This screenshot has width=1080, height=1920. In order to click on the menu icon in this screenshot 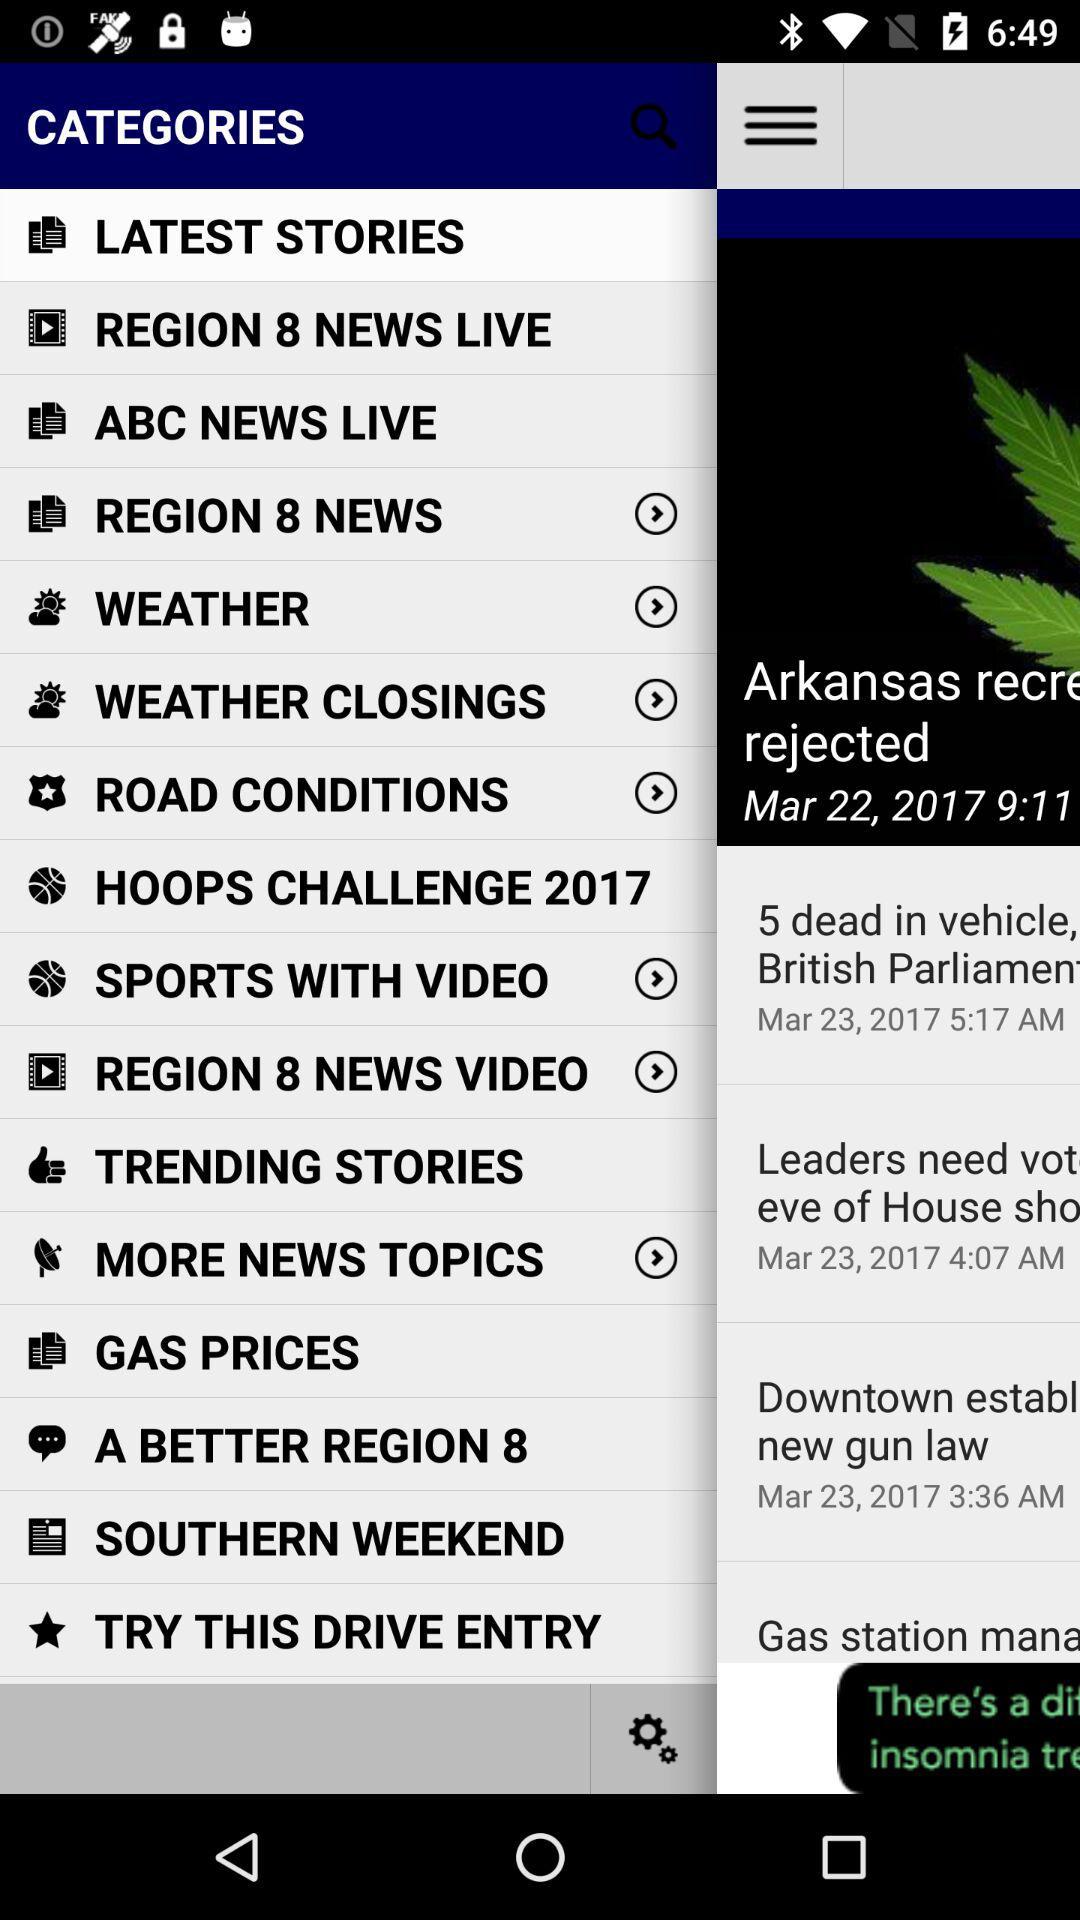, I will do `click(778, 124)`.